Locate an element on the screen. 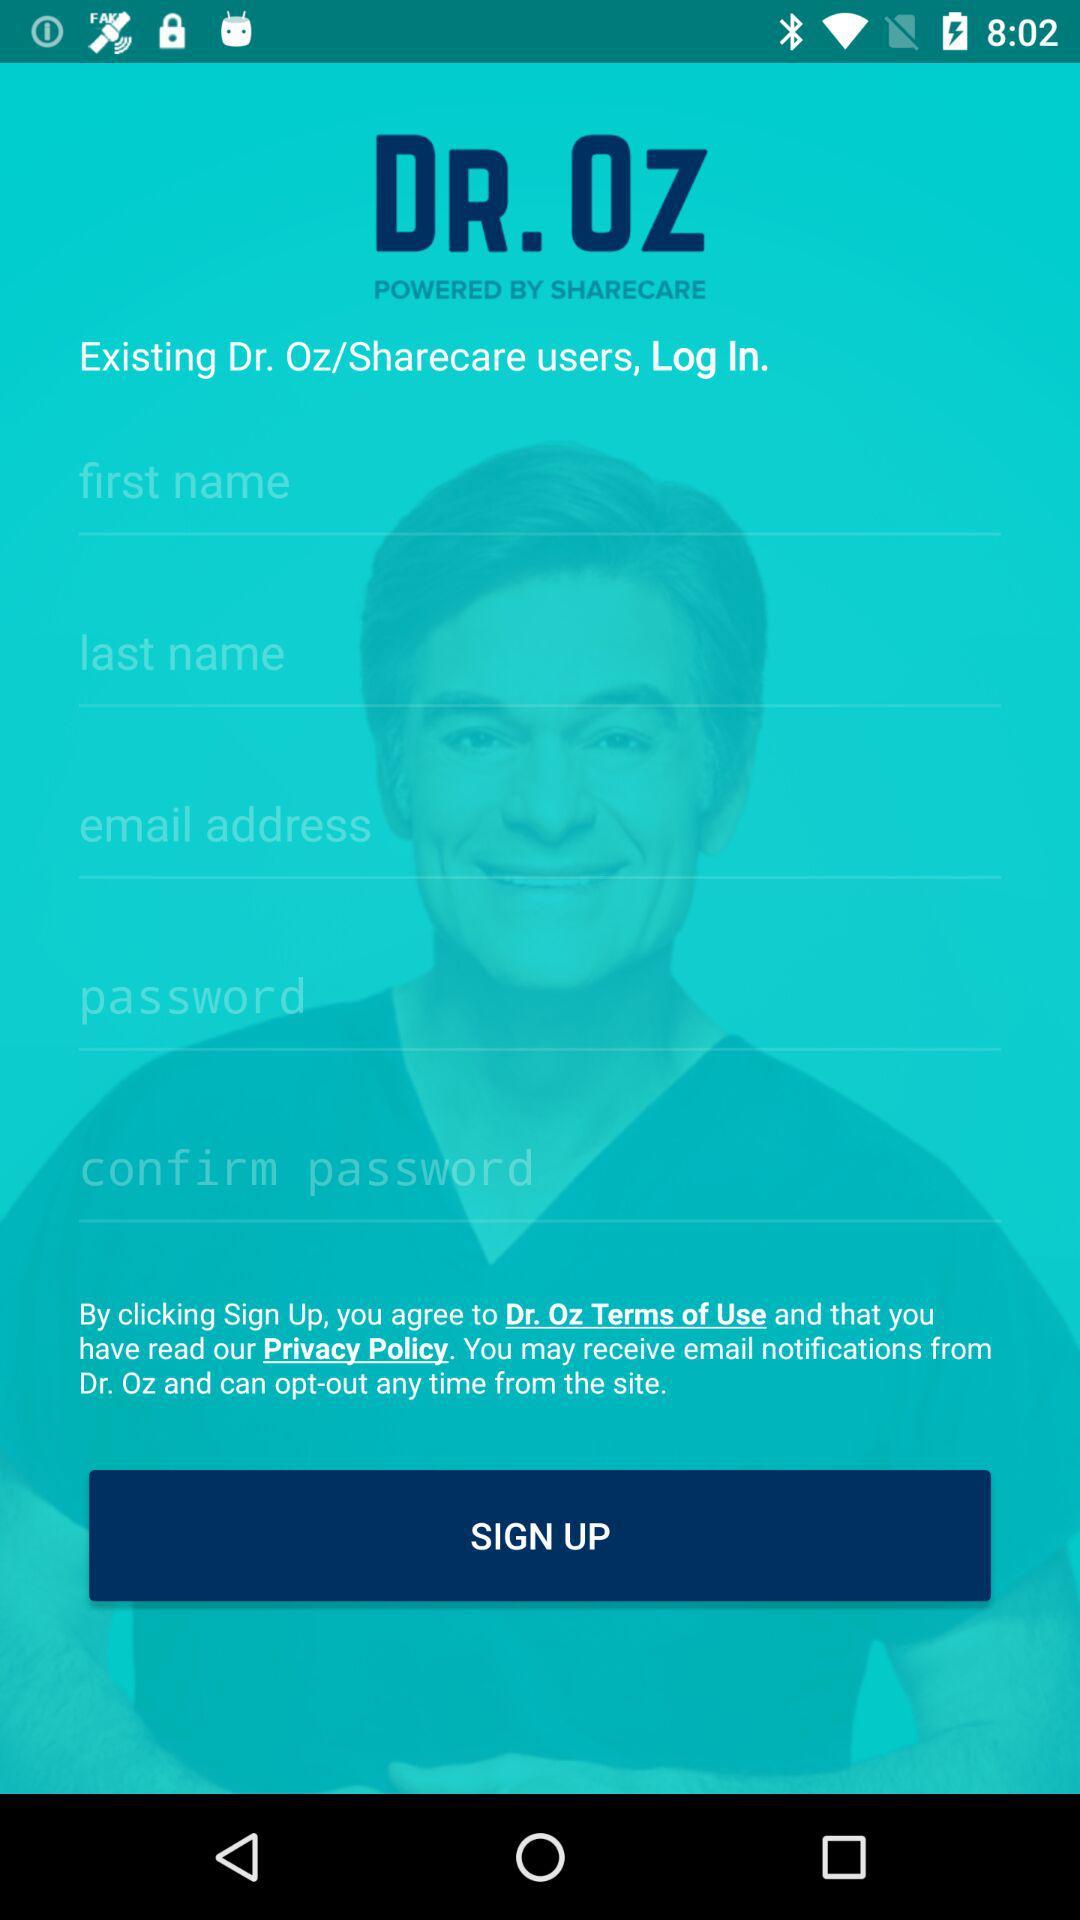 The height and width of the screenshot is (1920, 1080). type password is located at coordinates (540, 1161).